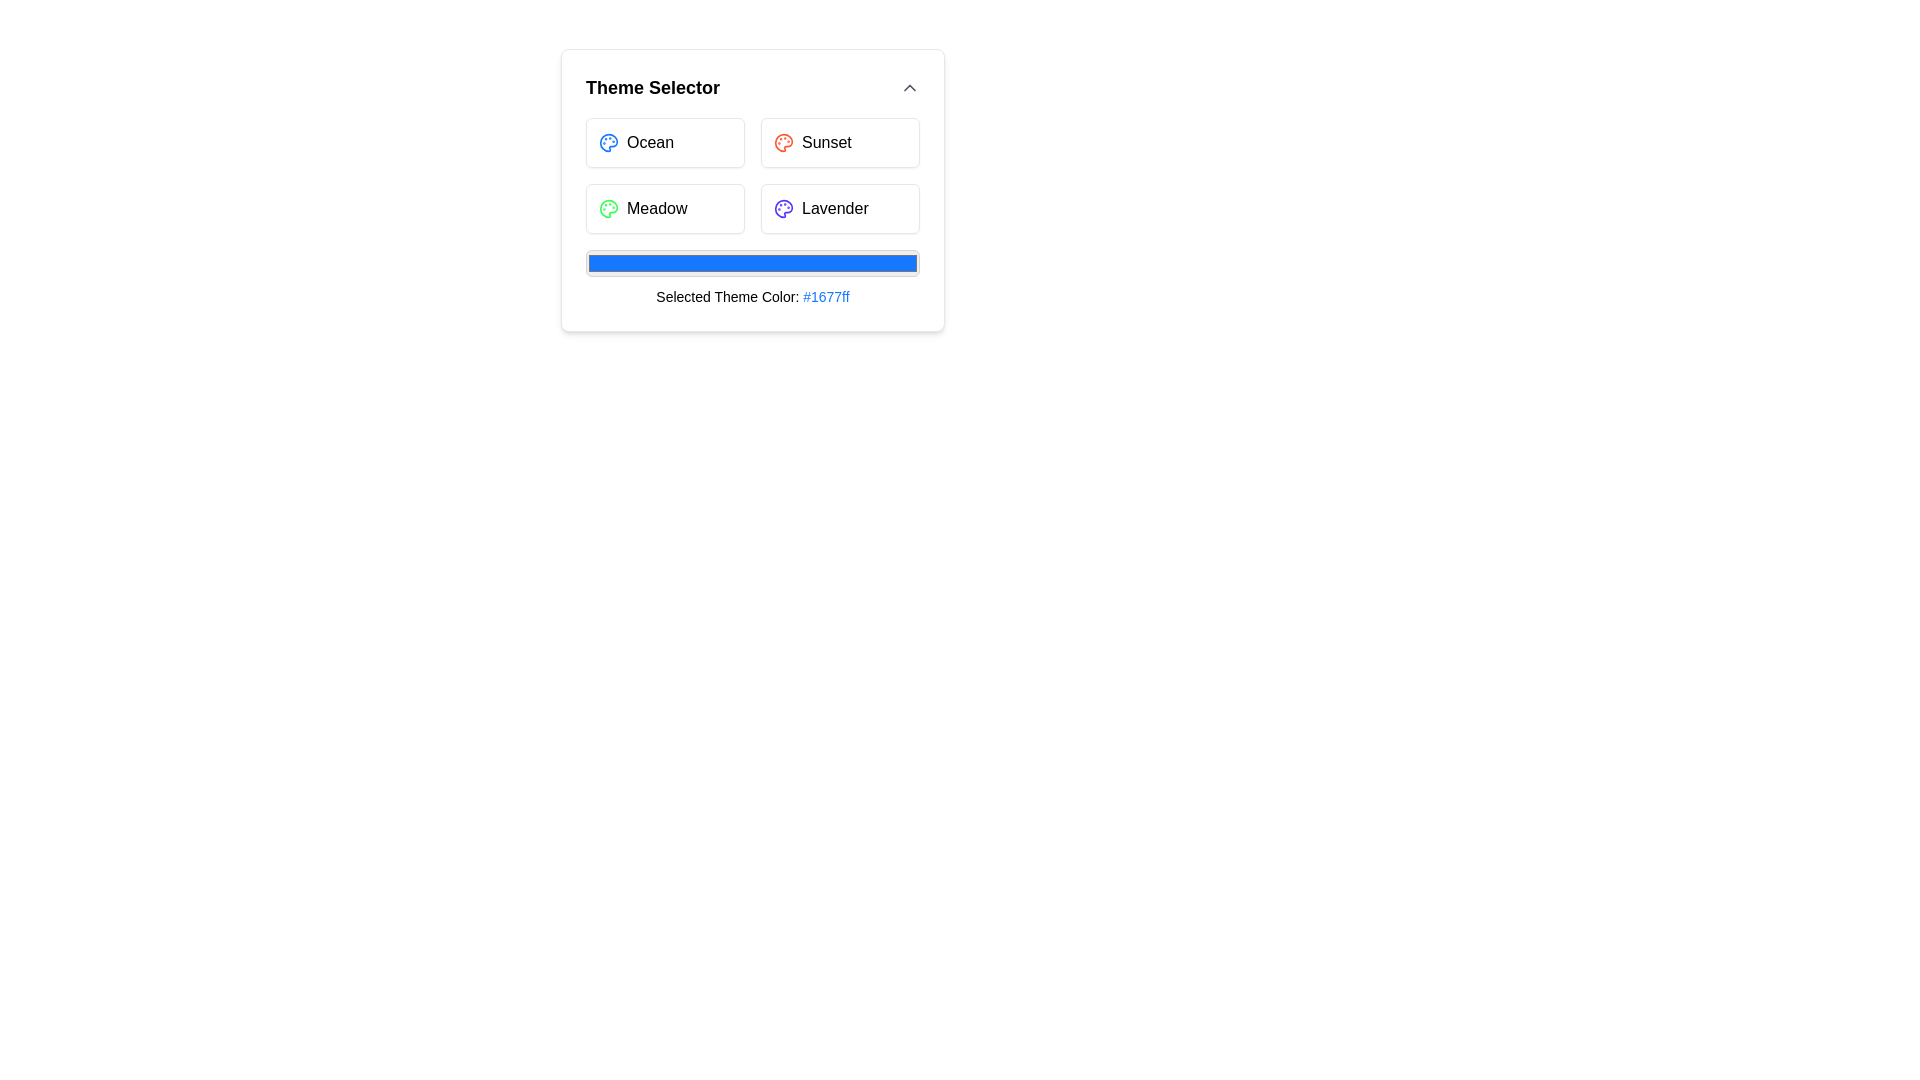 This screenshot has width=1920, height=1080. I want to click on the small orange color palette icon located in the 'Sunset' option's button of the theme selection interface, so click(782, 141).